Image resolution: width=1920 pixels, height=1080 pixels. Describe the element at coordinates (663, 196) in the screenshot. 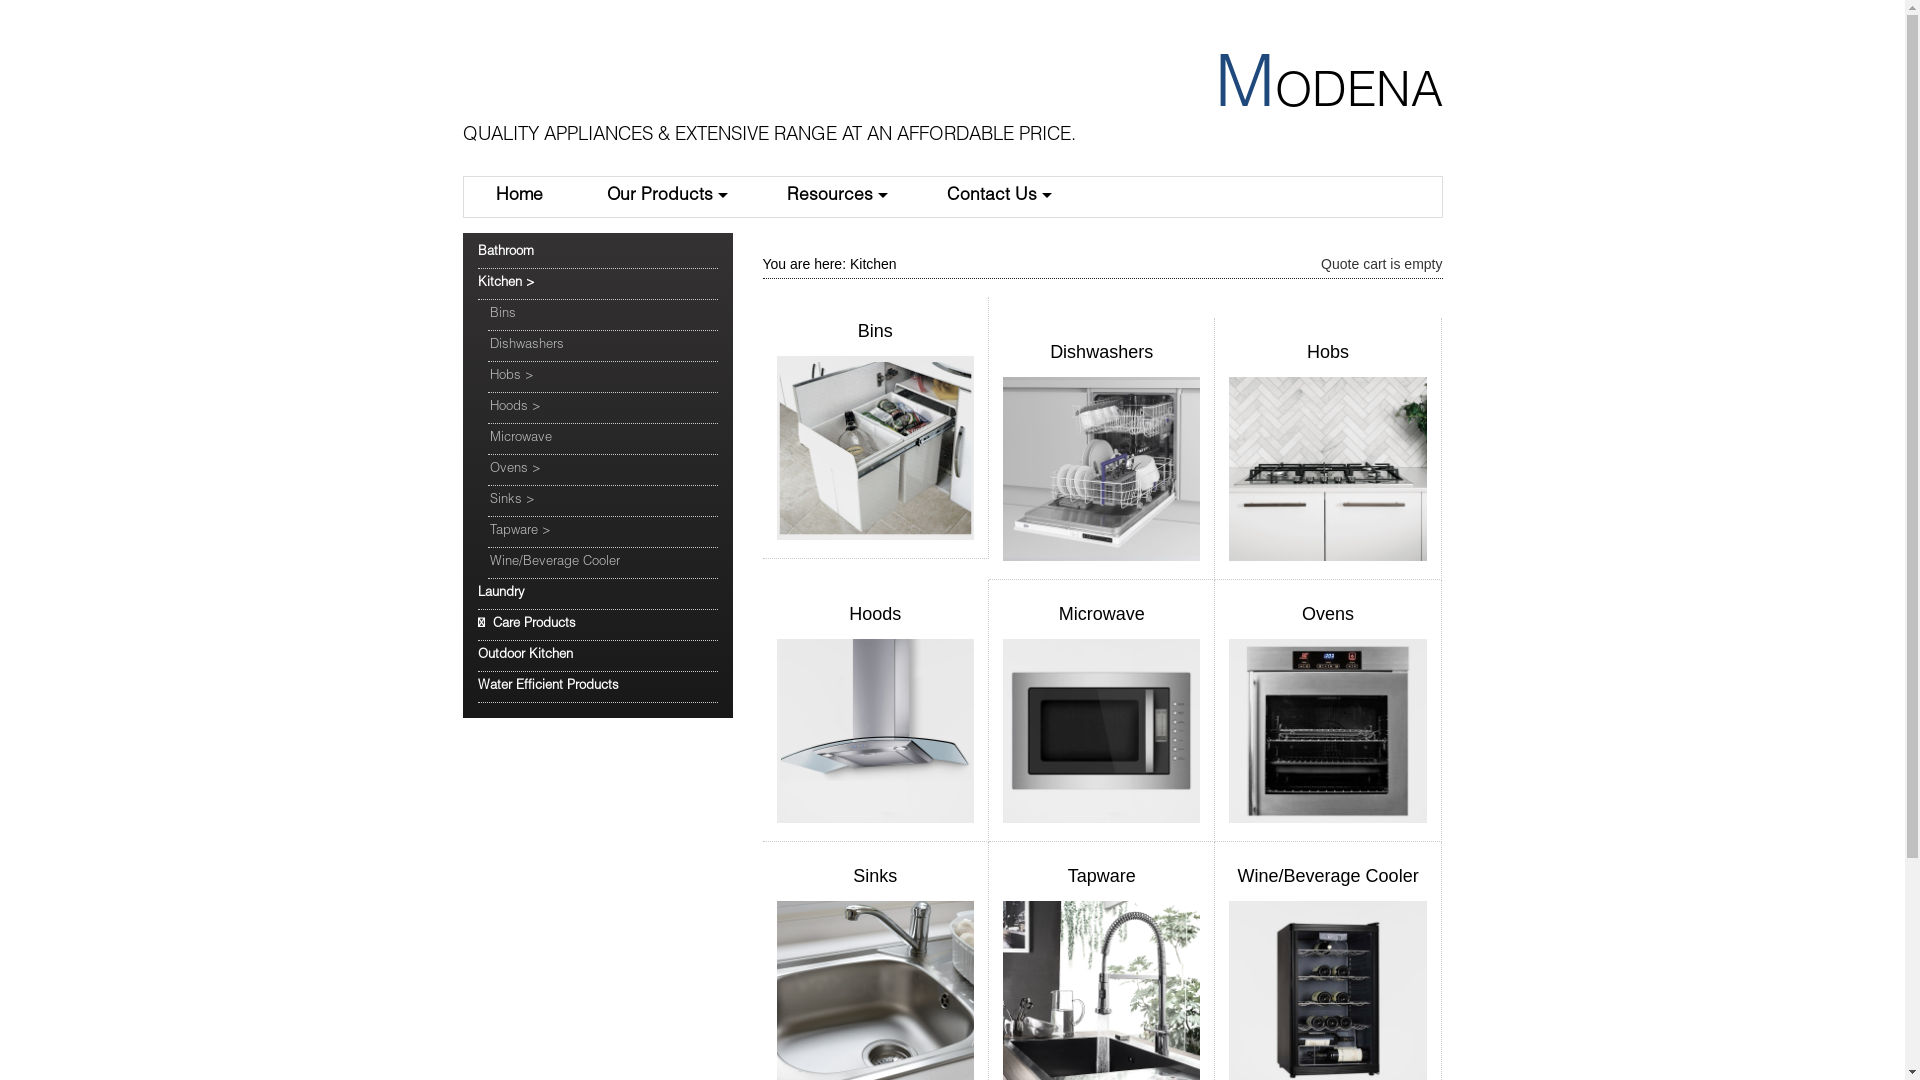

I see `'Our Products'` at that location.